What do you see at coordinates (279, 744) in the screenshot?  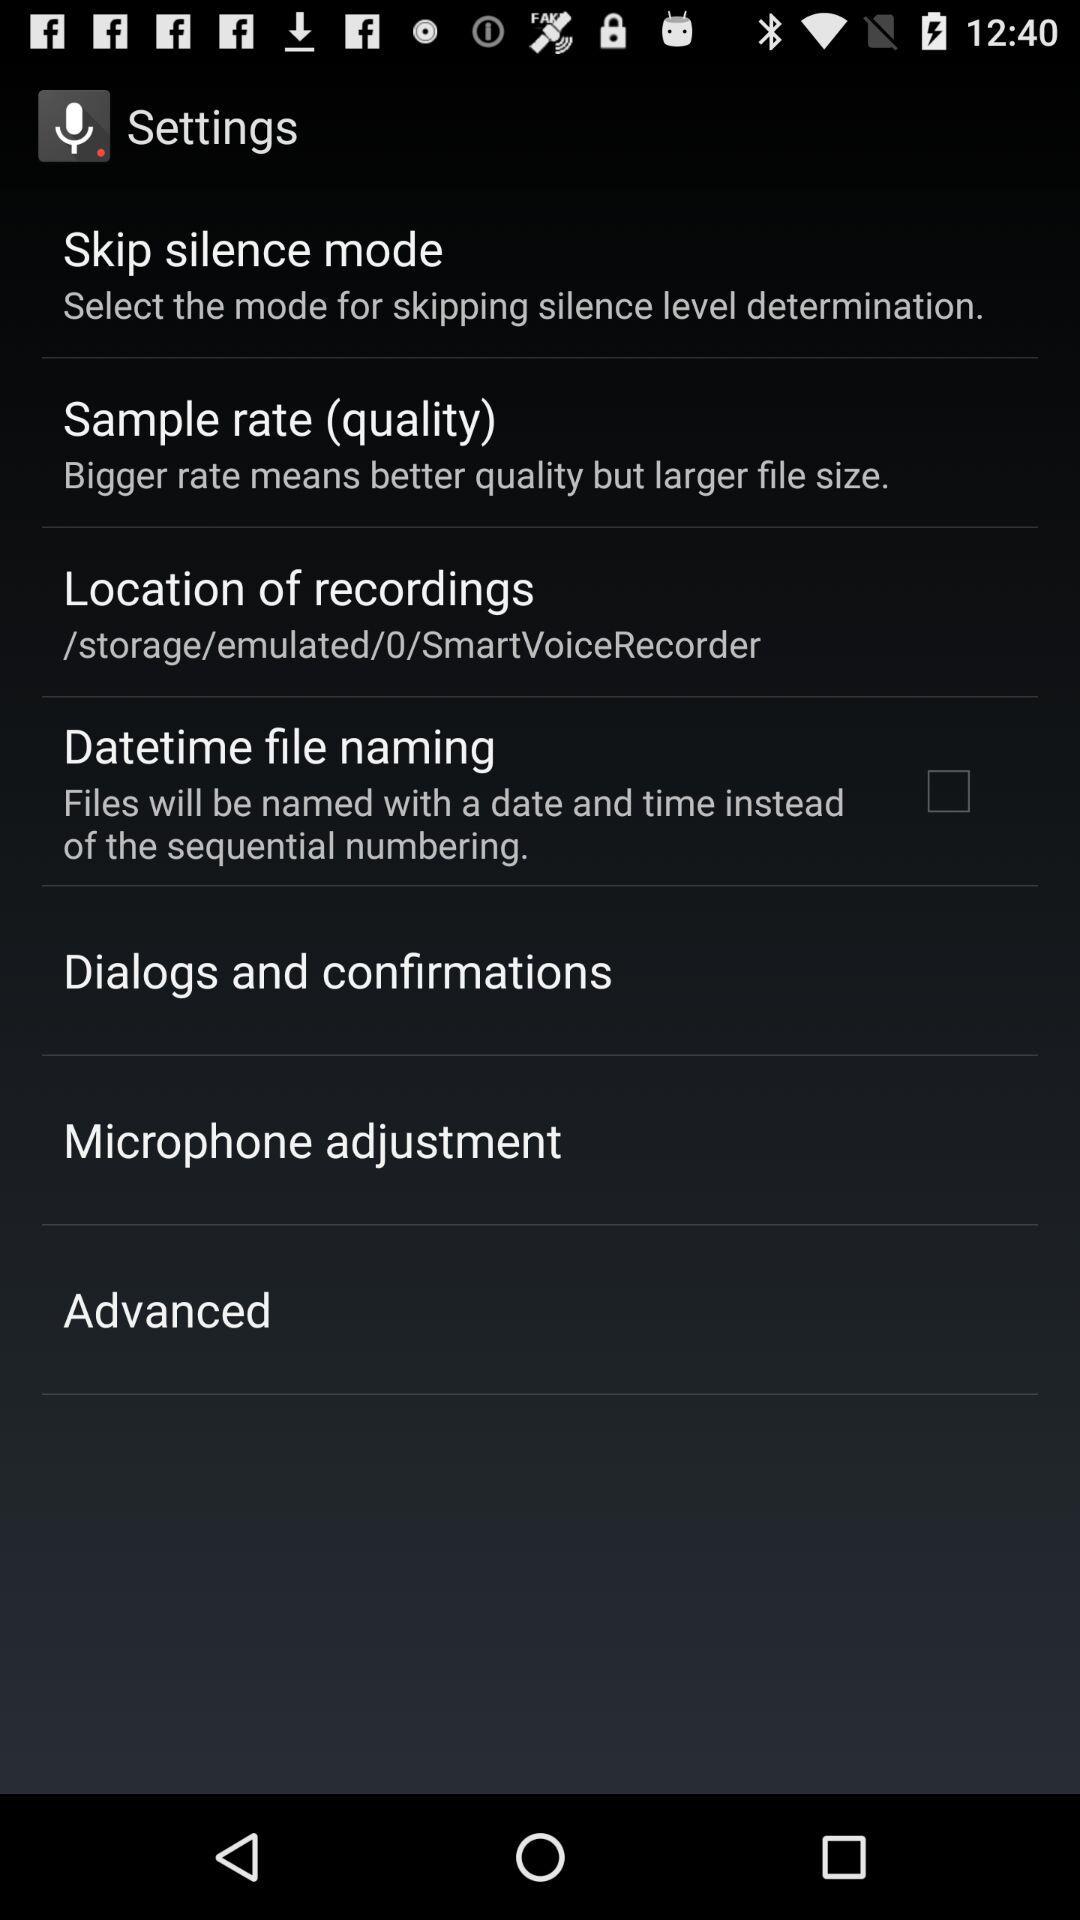 I see `datetime file naming item` at bounding box center [279, 744].